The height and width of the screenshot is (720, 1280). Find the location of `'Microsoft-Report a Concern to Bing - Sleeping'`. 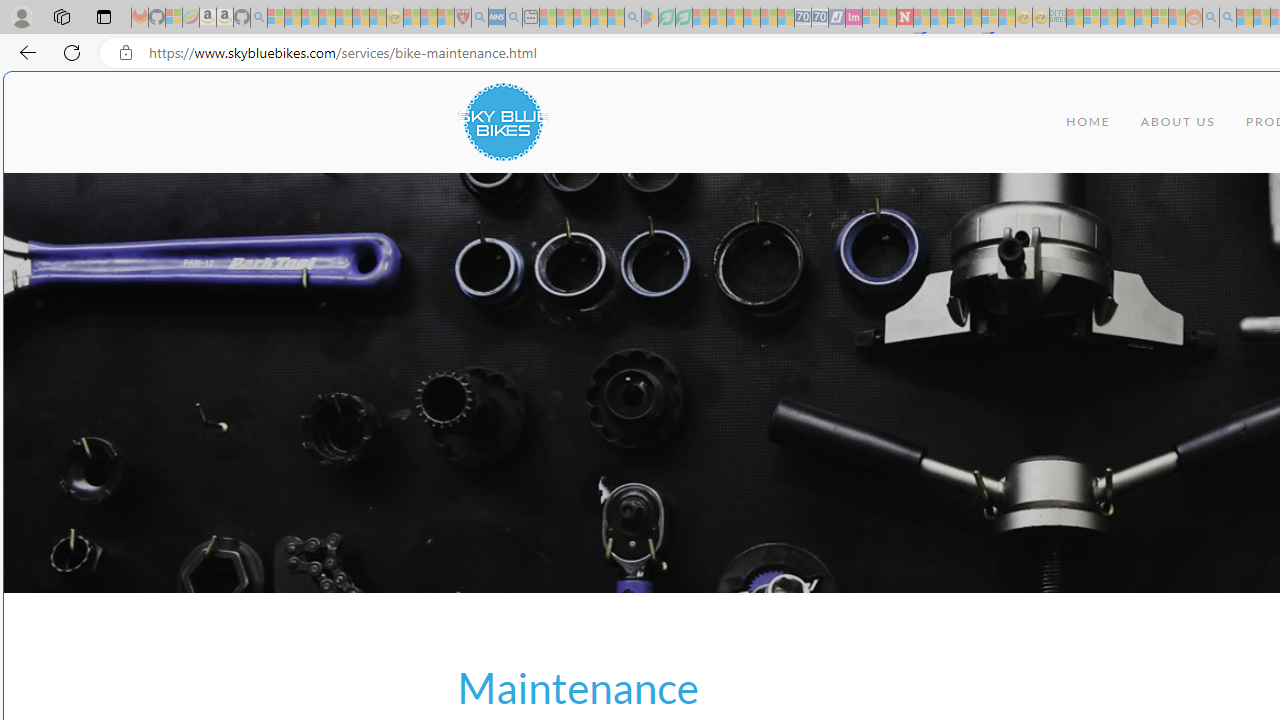

'Microsoft-Report a Concern to Bing - Sleeping' is located at coordinates (174, 17).